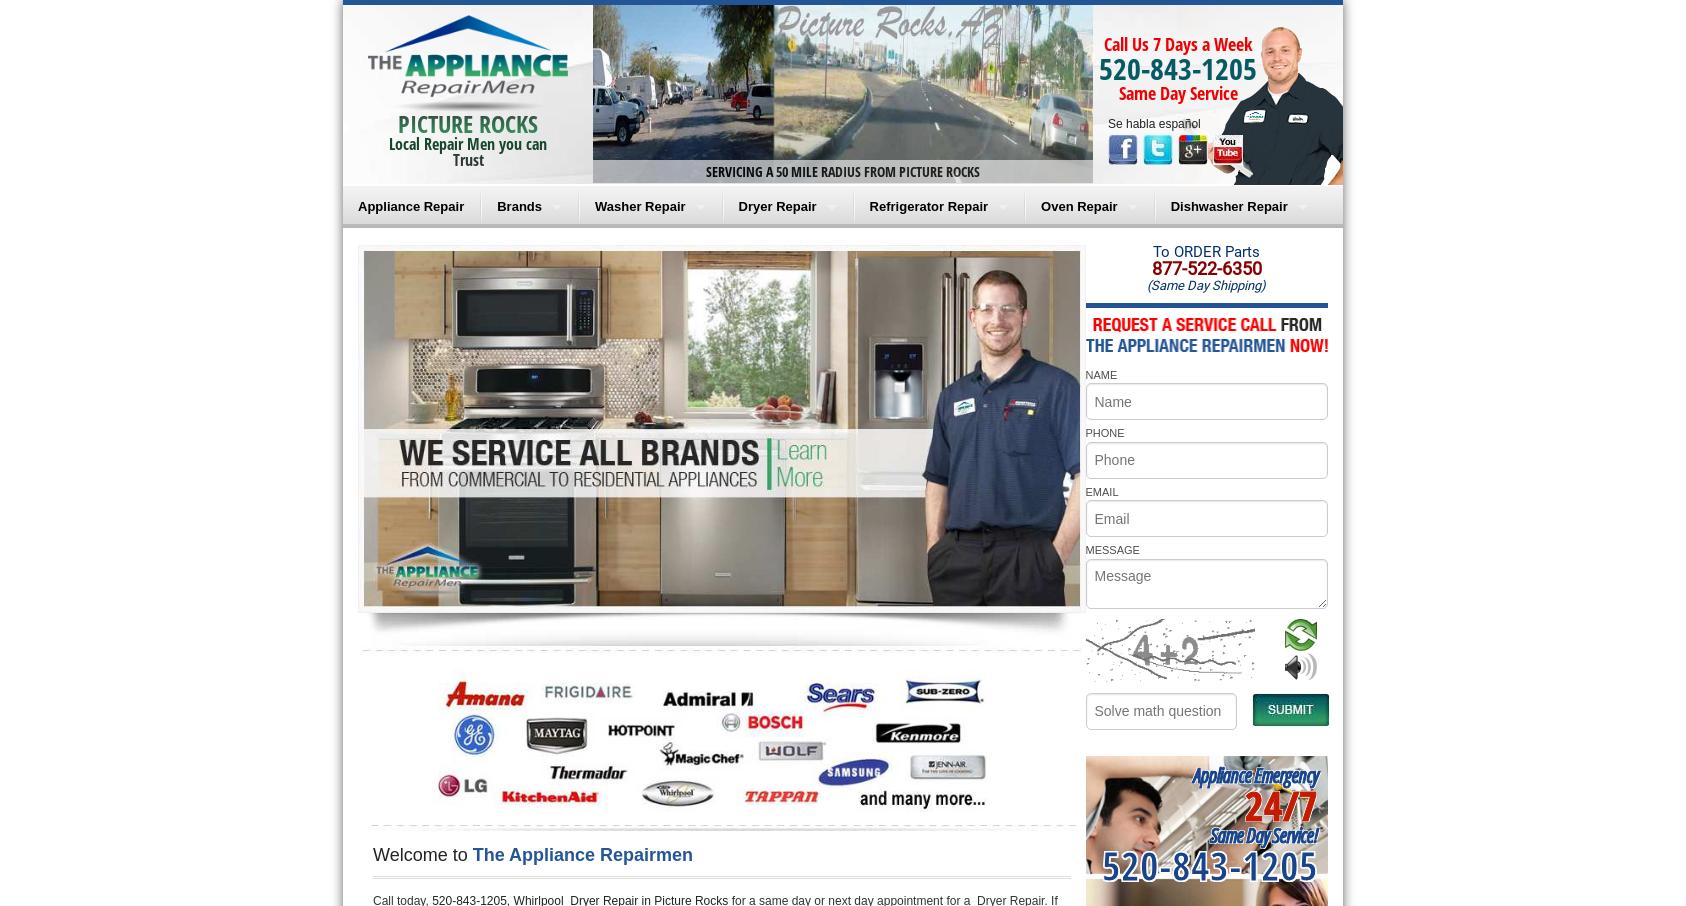 The width and height of the screenshot is (1686, 906). Describe the element at coordinates (1254, 774) in the screenshot. I see `'Appliance Emergency'` at that location.